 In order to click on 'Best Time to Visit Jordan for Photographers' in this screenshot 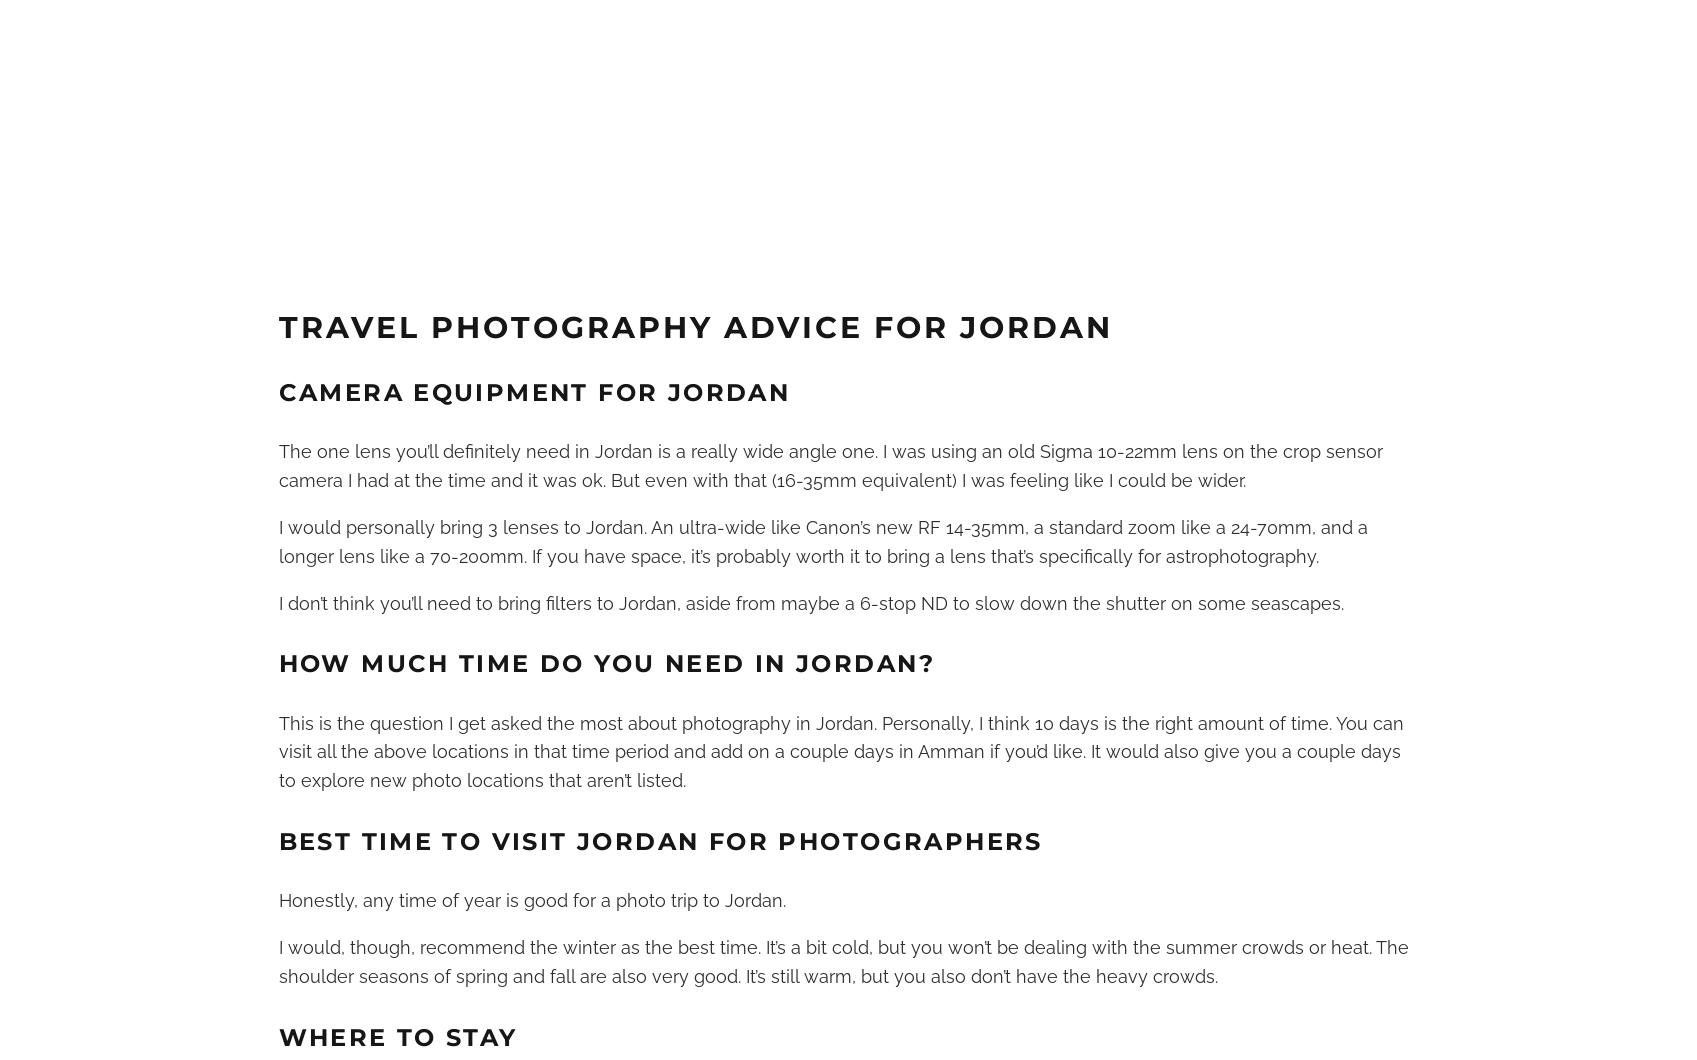, I will do `click(659, 840)`.